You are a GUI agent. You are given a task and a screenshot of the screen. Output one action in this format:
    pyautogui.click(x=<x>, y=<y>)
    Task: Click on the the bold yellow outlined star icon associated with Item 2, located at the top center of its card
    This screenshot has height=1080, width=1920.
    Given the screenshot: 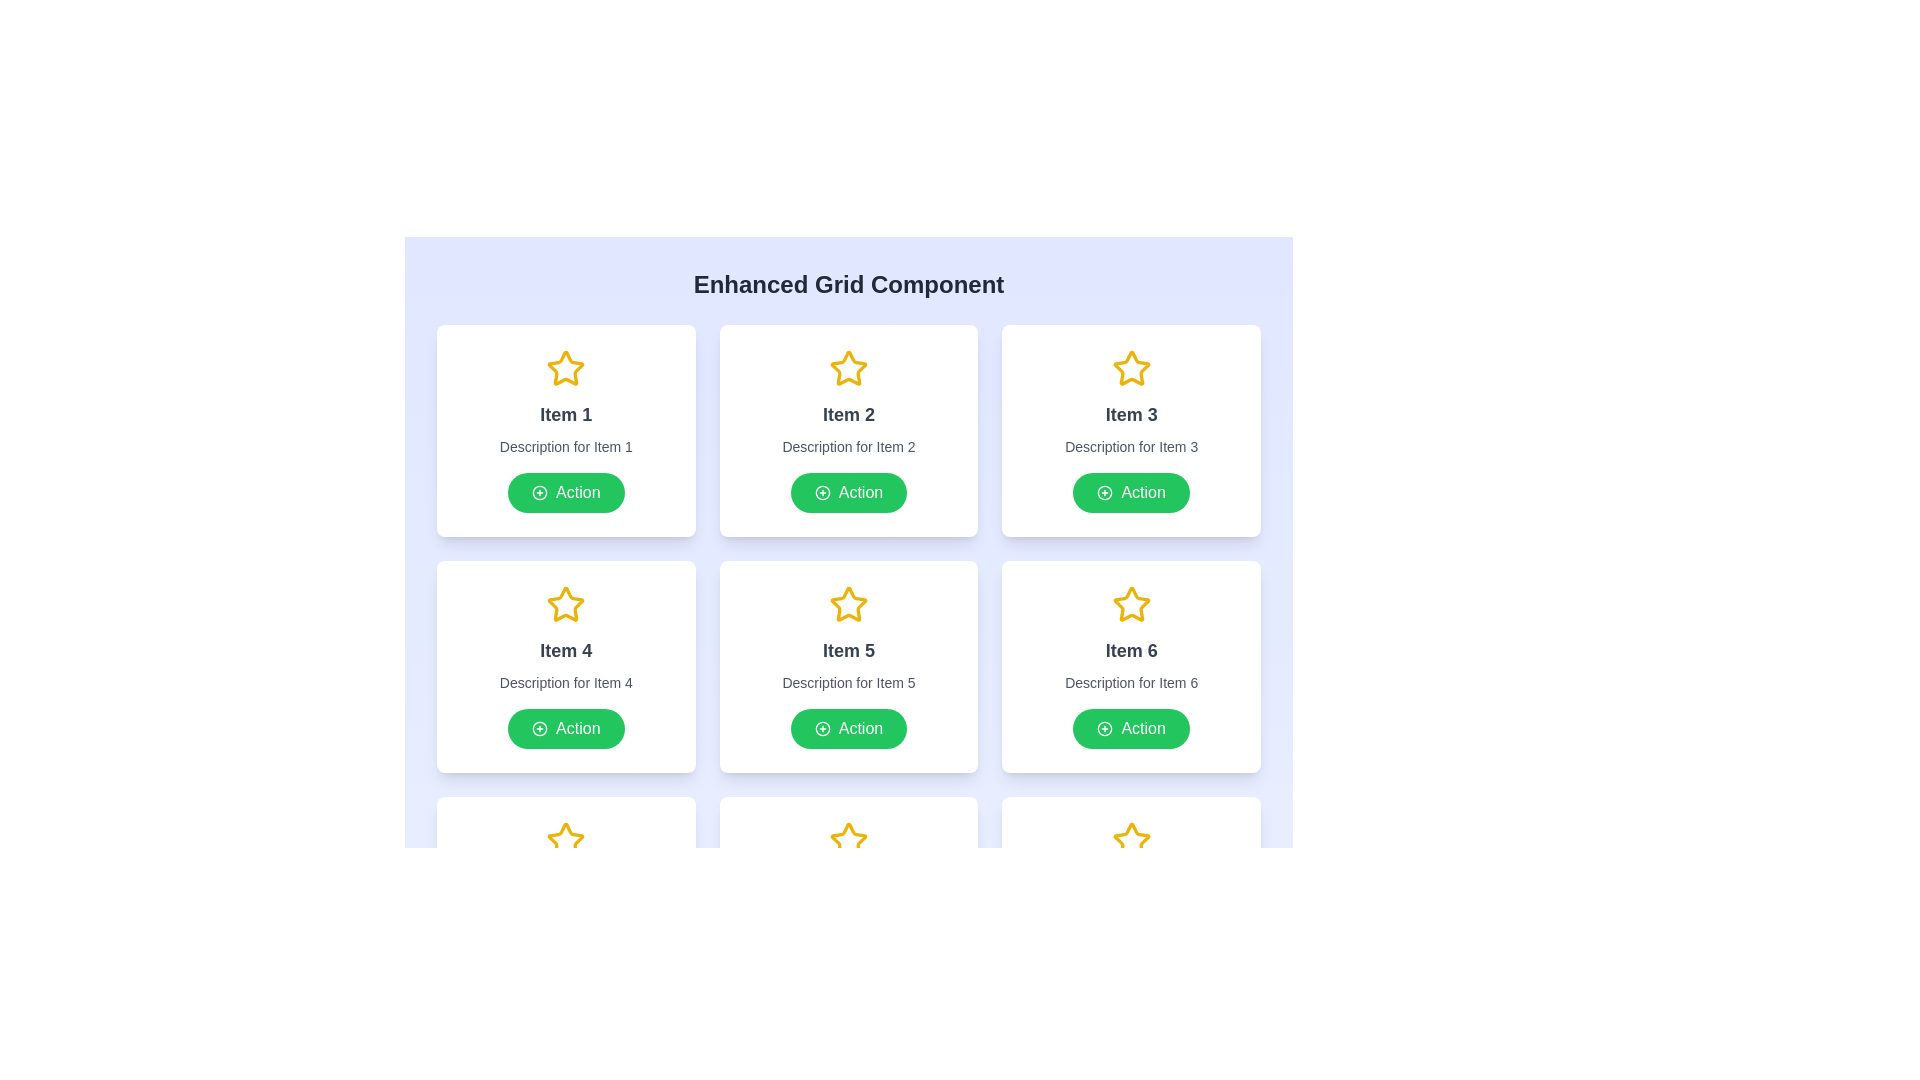 What is the action you would take?
    pyautogui.click(x=849, y=368)
    